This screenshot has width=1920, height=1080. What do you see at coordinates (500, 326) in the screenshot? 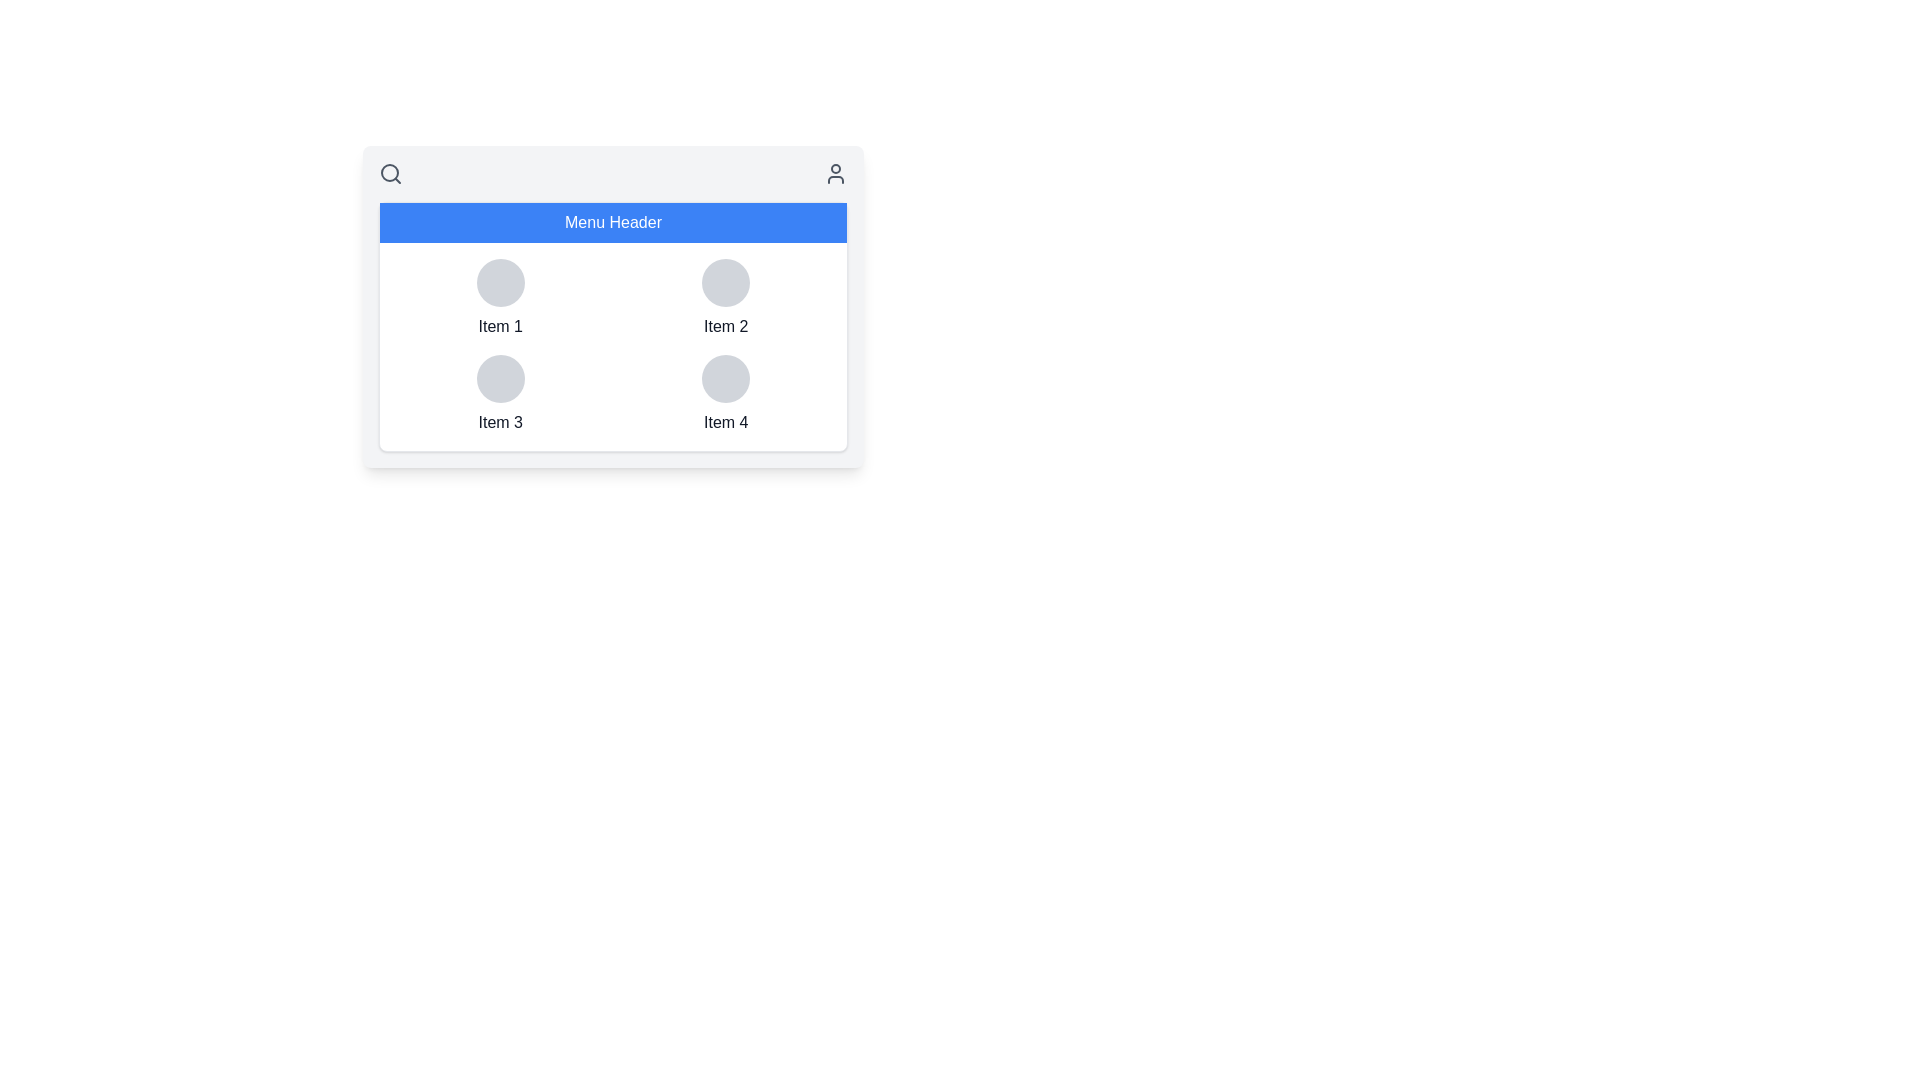
I see `the static text label 'Item 1' located in the top-left quadrant of the grid layout, directly below its associated circular icon` at bounding box center [500, 326].